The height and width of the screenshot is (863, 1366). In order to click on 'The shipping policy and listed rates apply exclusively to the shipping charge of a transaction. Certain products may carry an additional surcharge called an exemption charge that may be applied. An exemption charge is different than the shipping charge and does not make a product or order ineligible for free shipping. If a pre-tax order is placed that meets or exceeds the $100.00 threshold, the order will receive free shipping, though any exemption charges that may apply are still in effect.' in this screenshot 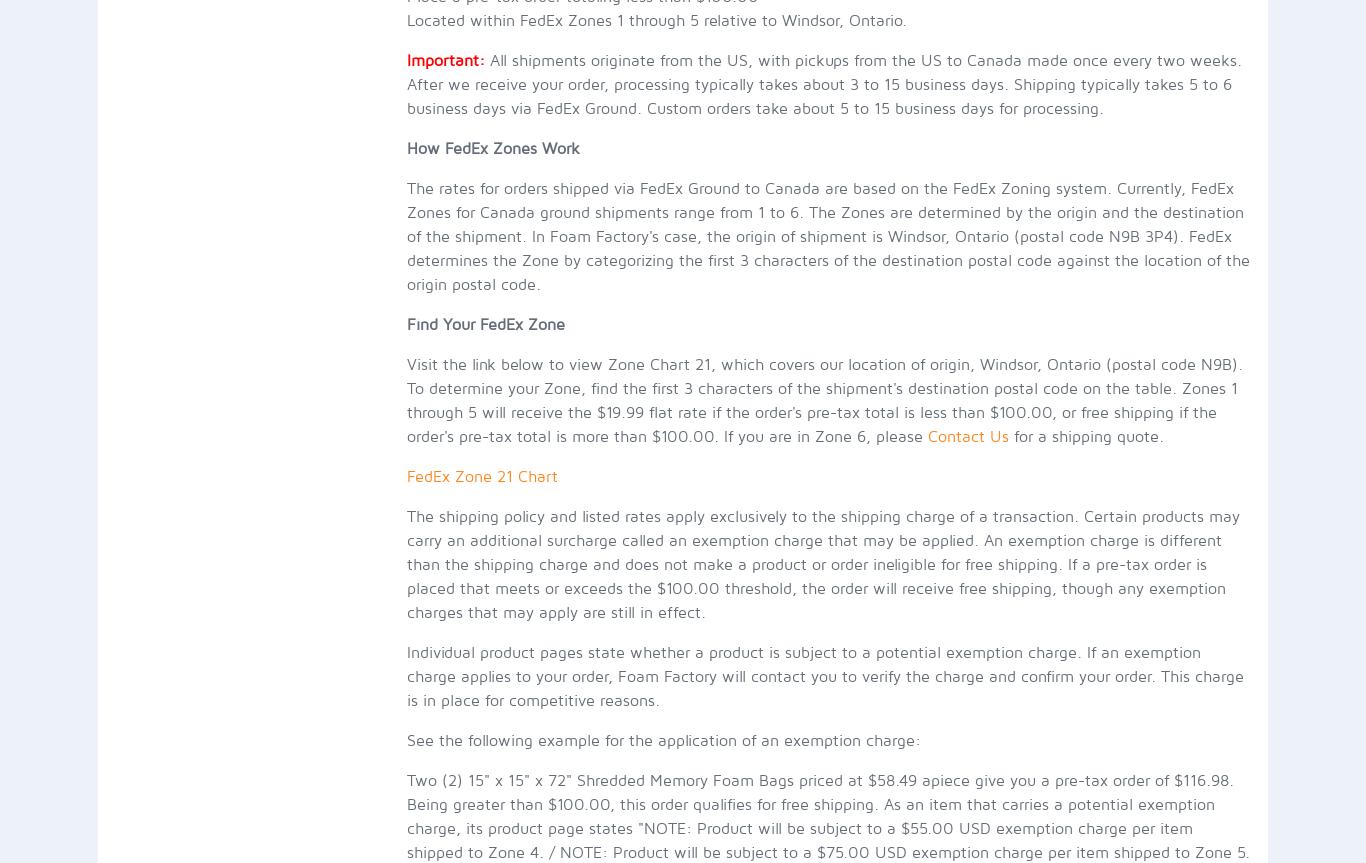, I will do `click(821, 563)`.